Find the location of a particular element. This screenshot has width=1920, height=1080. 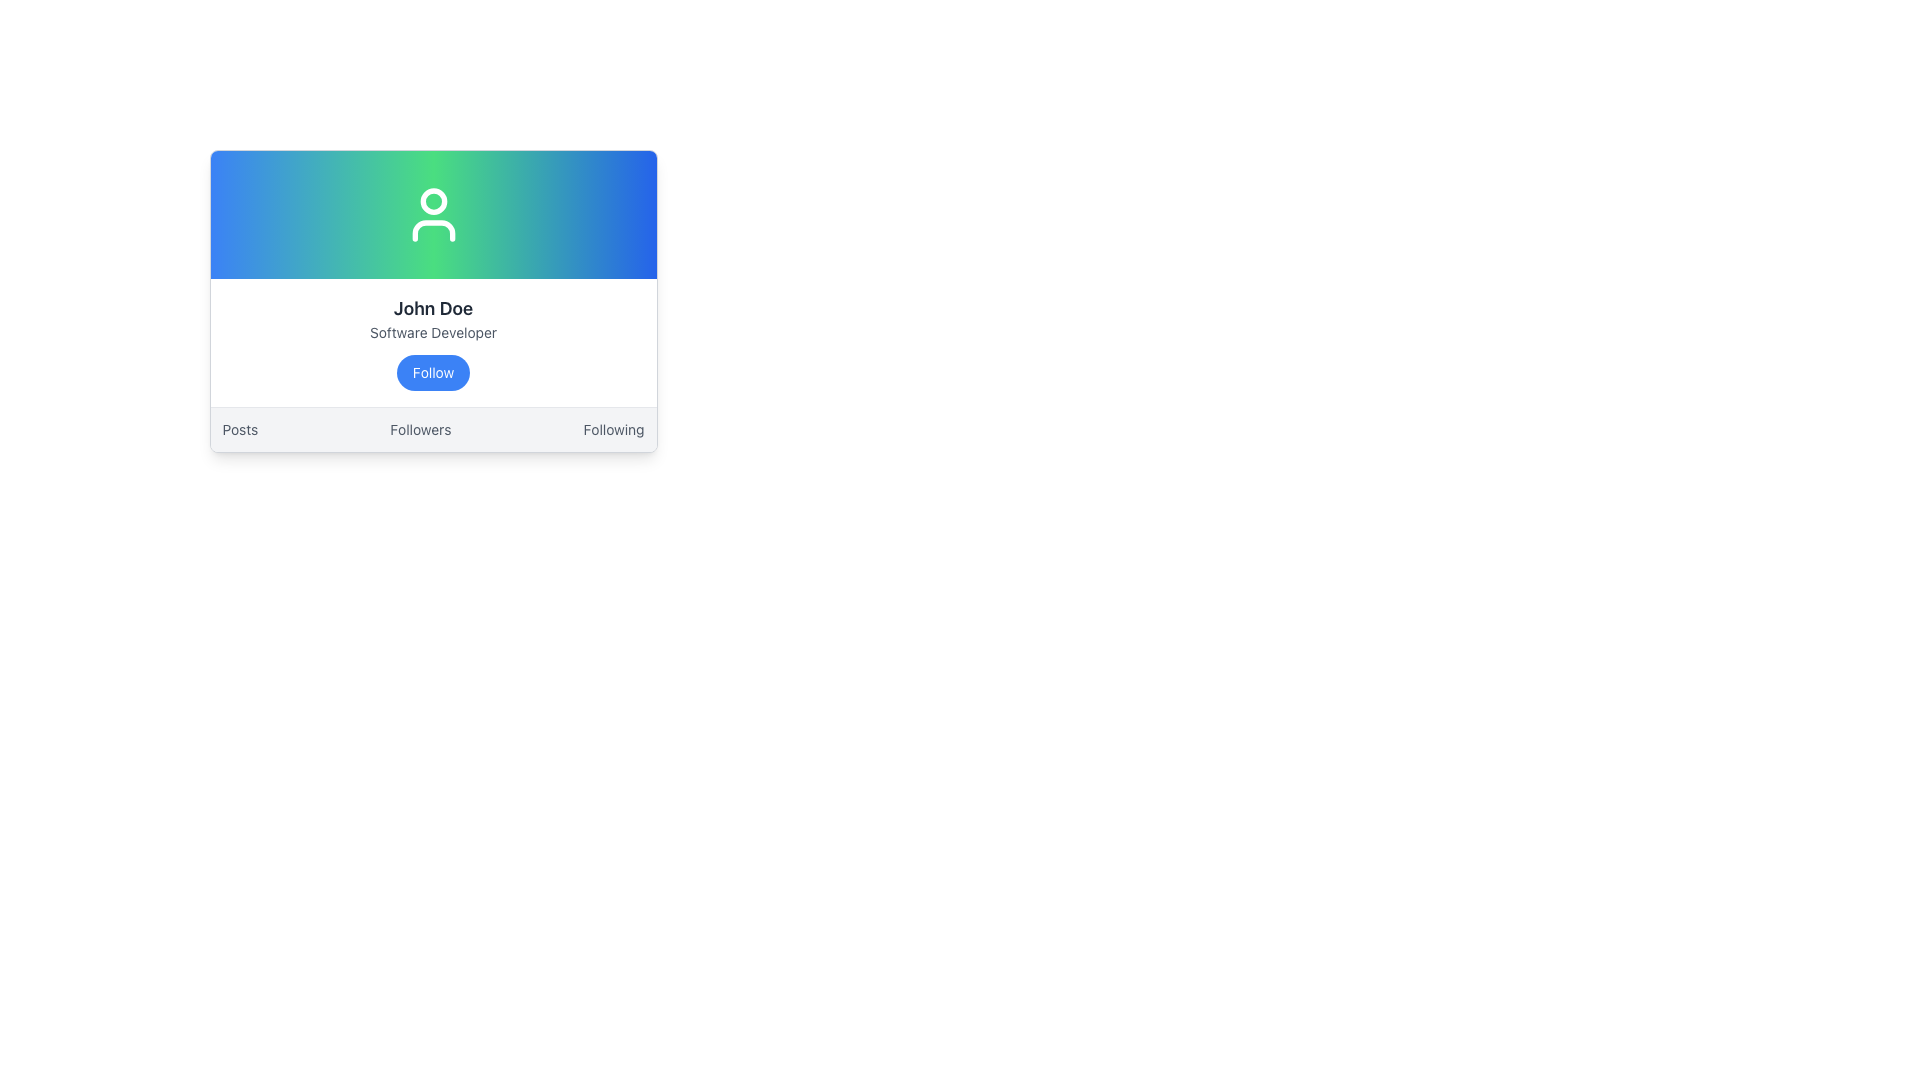

the 'Following' hyperlink element located at the far right of the navigation bar is located at coordinates (613, 428).